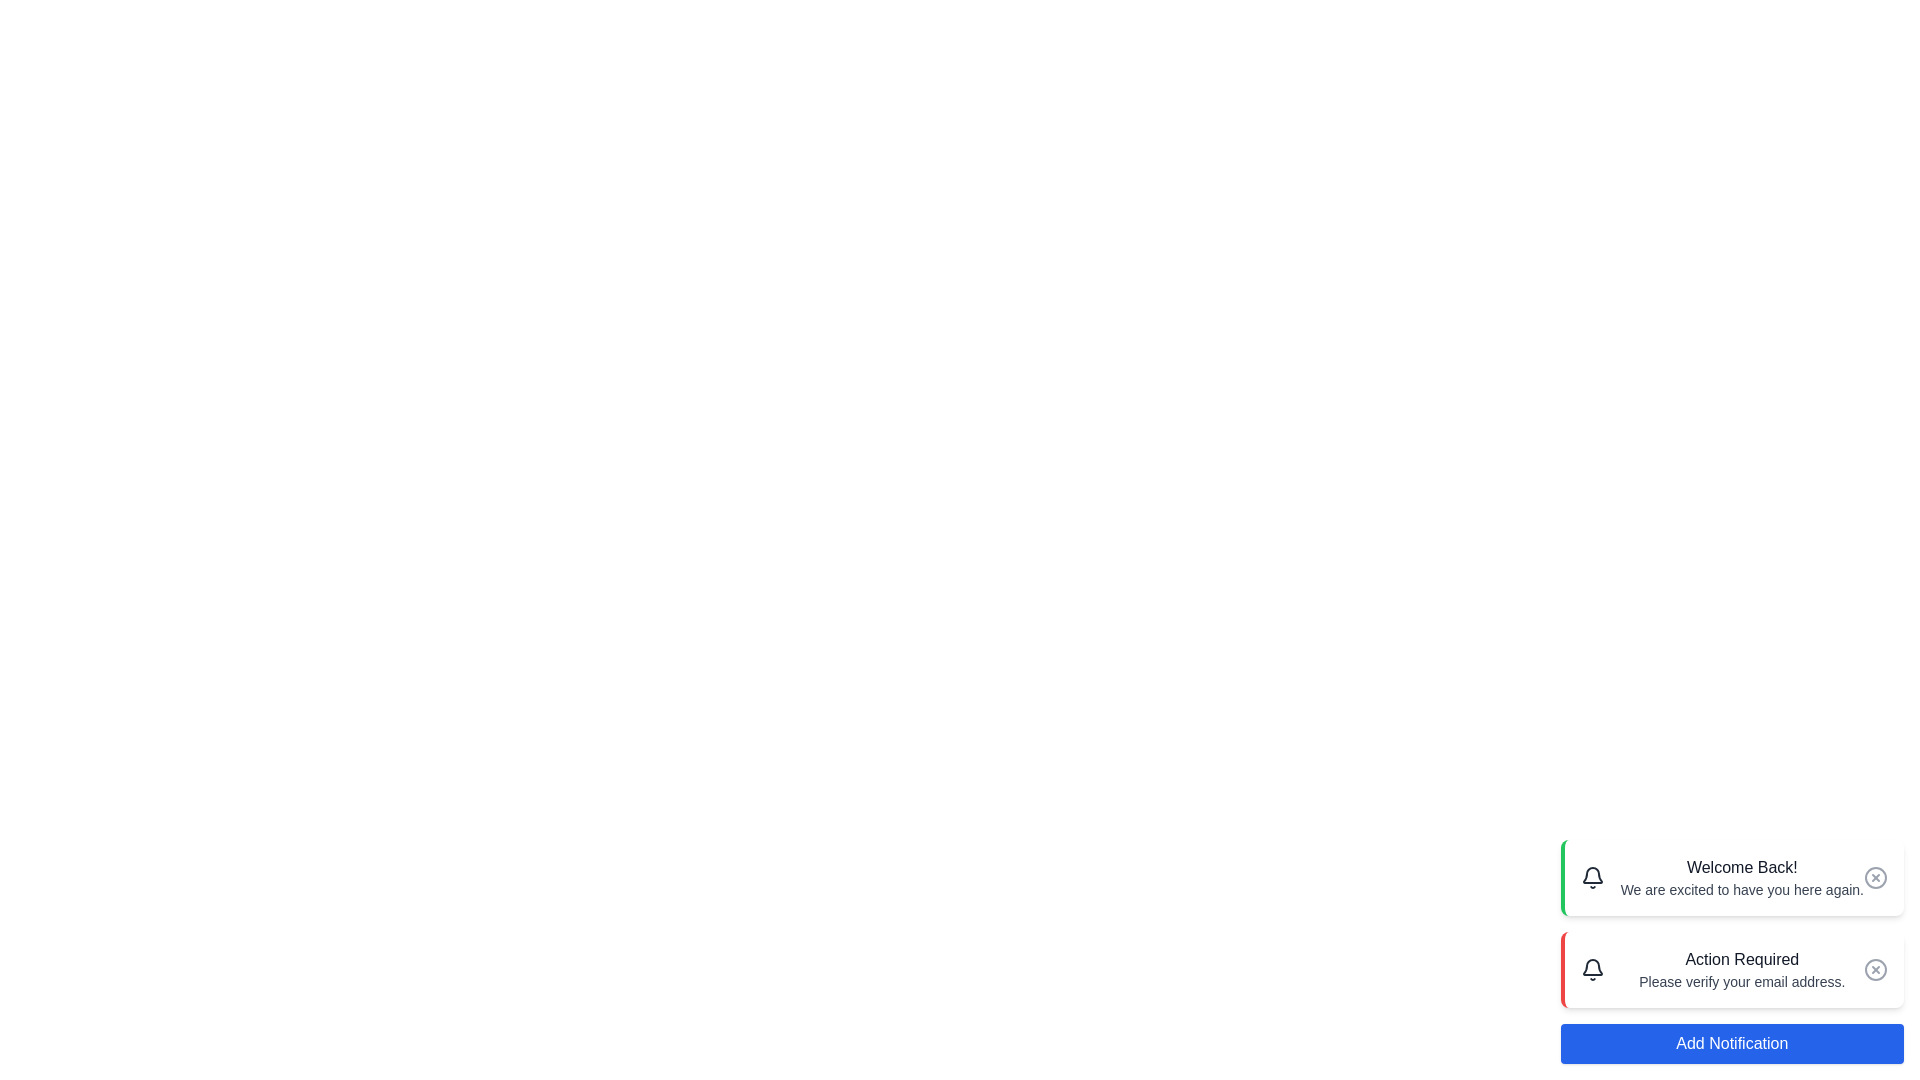 This screenshot has height=1080, width=1920. I want to click on the close button of the notification titled 'Welcome Back!', so click(1875, 877).